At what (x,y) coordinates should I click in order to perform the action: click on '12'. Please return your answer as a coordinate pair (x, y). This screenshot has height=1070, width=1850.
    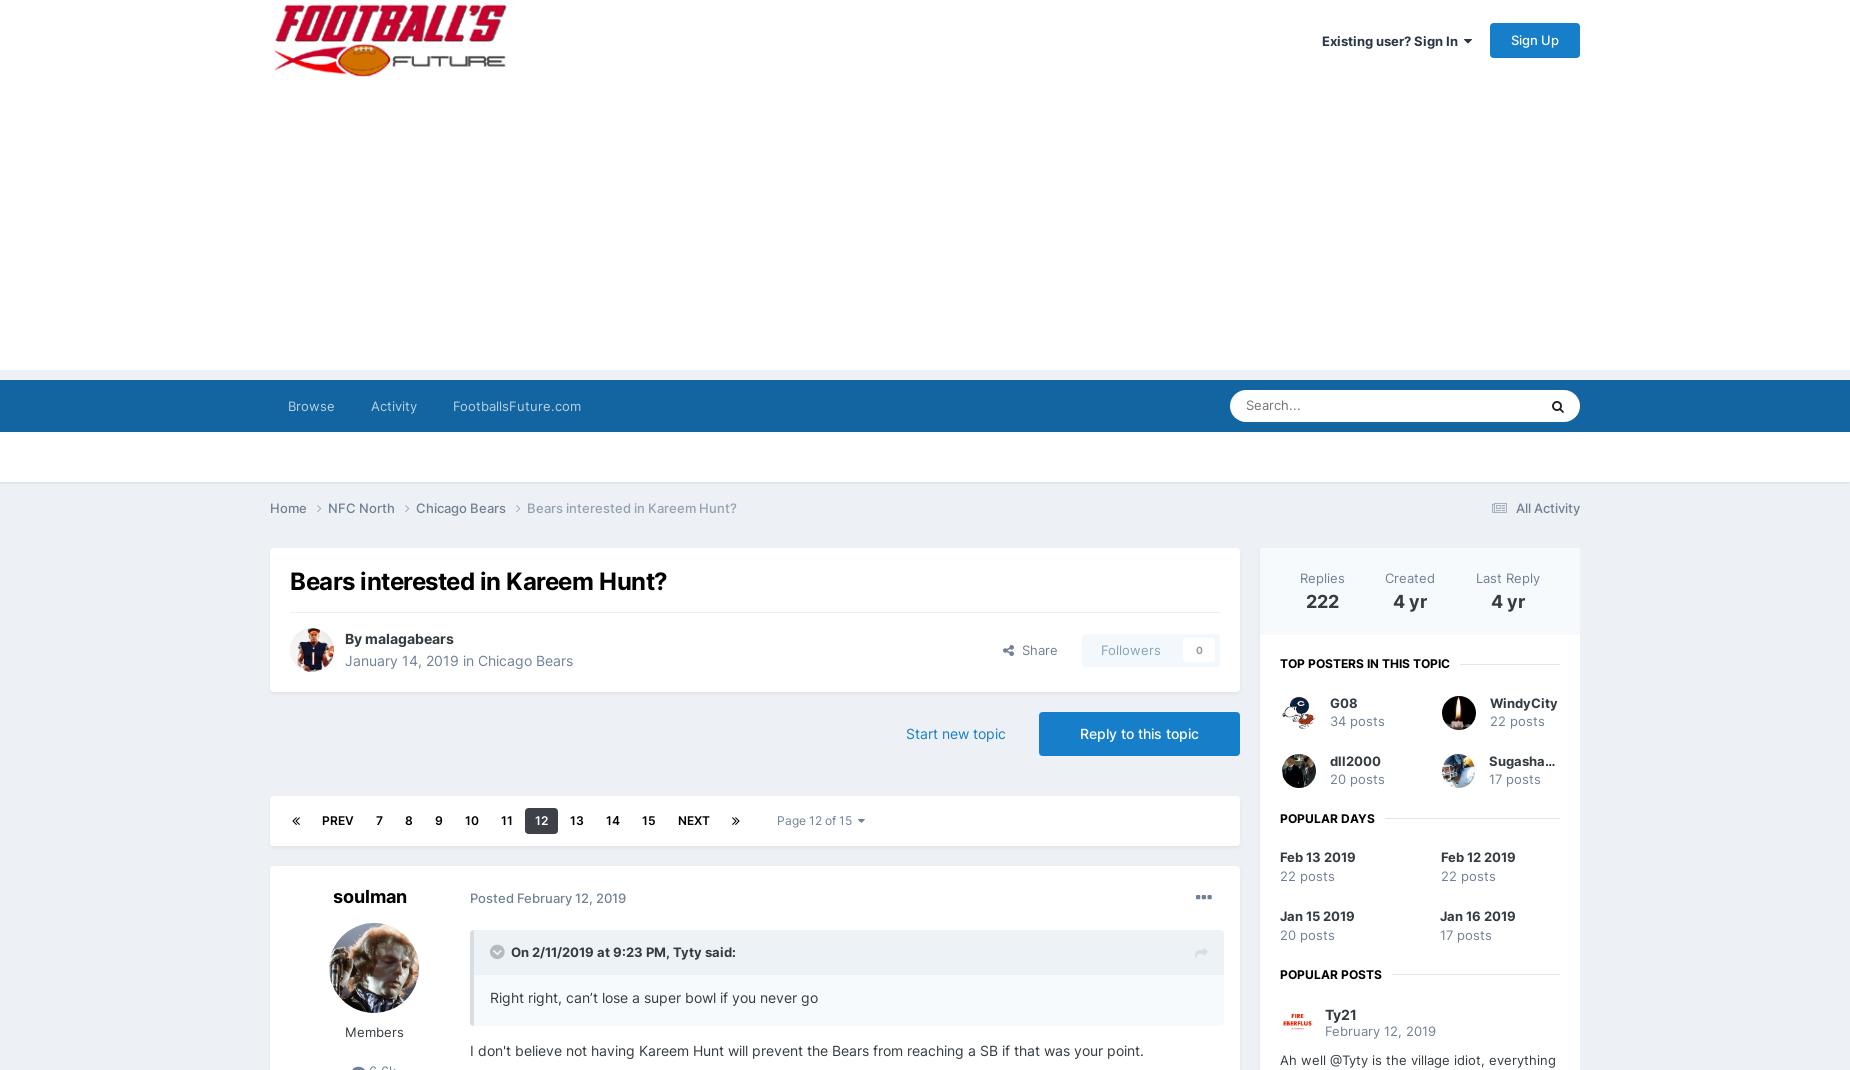
    Looking at the image, I should click on (541, 820).